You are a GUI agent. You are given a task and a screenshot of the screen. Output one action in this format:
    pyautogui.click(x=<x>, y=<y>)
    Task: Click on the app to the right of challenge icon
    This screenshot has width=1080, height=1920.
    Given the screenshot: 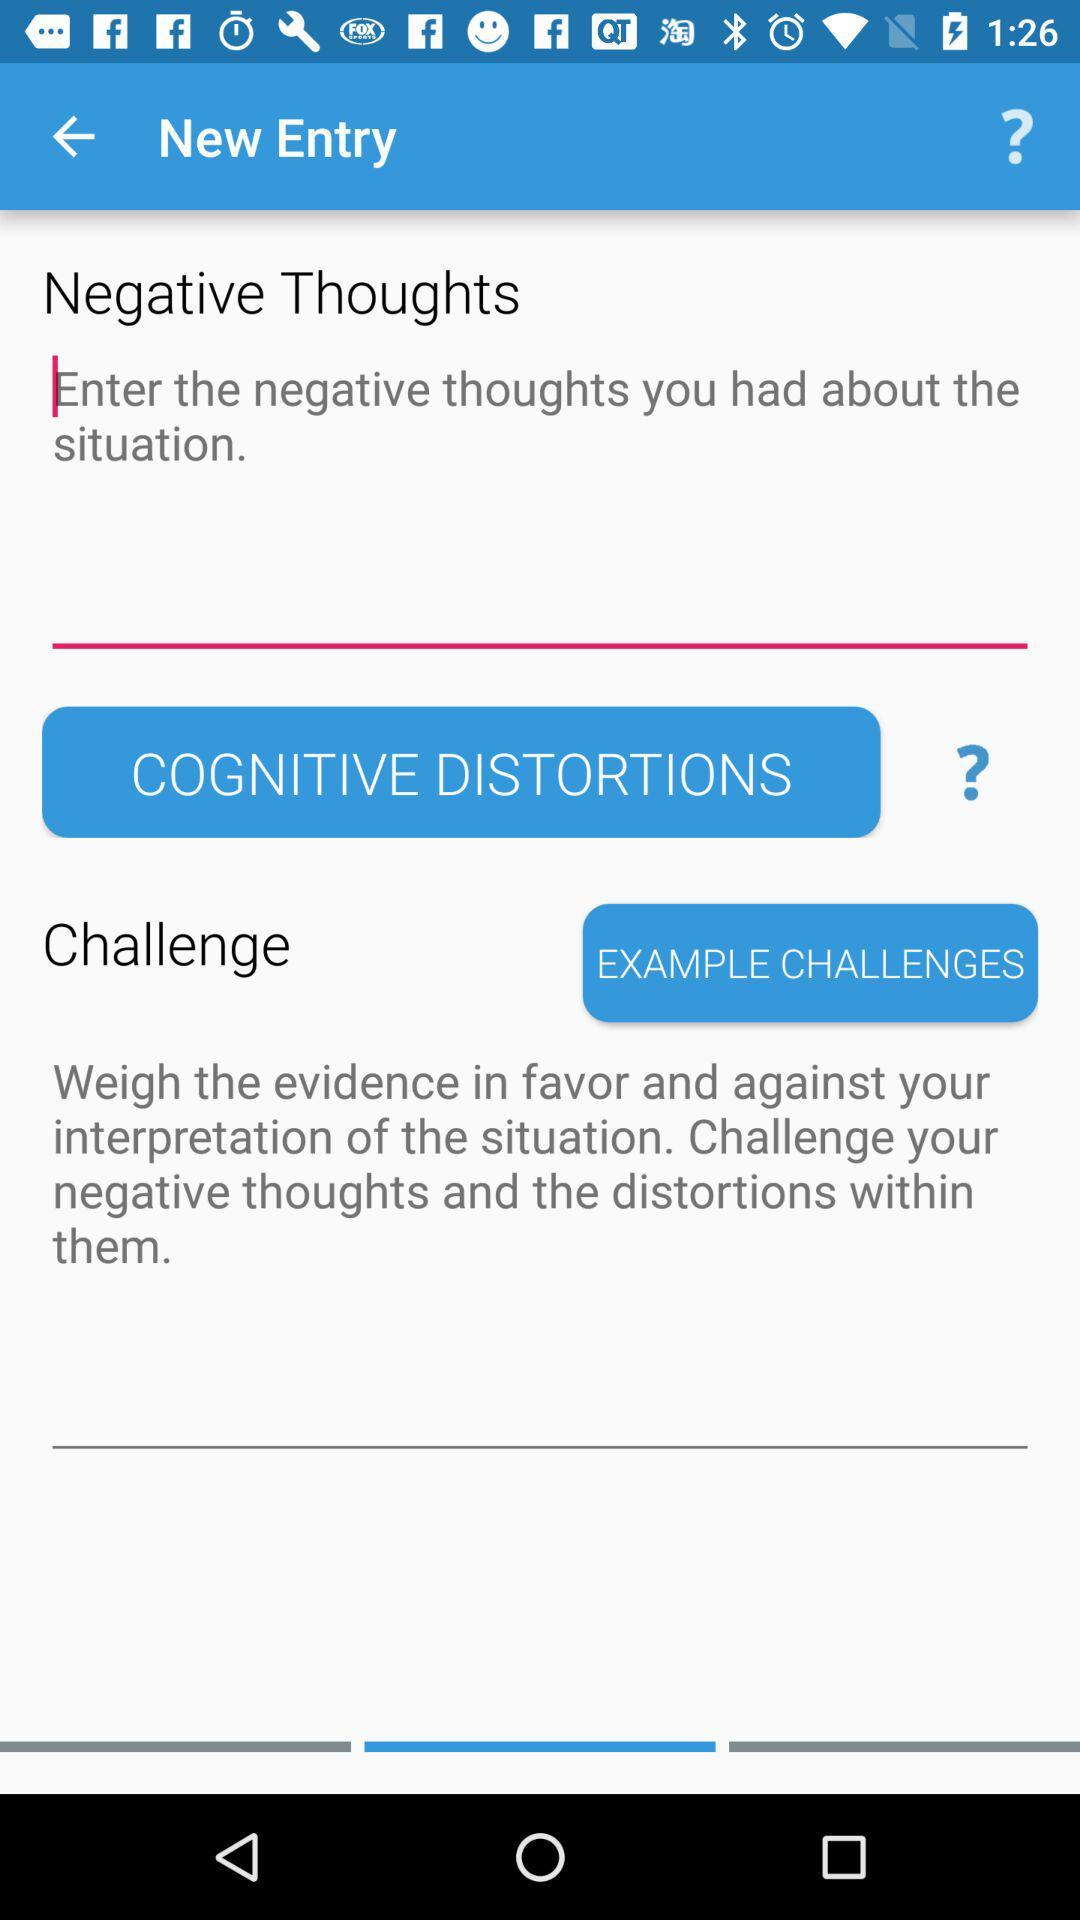 What is the action you would take?
    pyautogui.click(x=810, y=963)
    